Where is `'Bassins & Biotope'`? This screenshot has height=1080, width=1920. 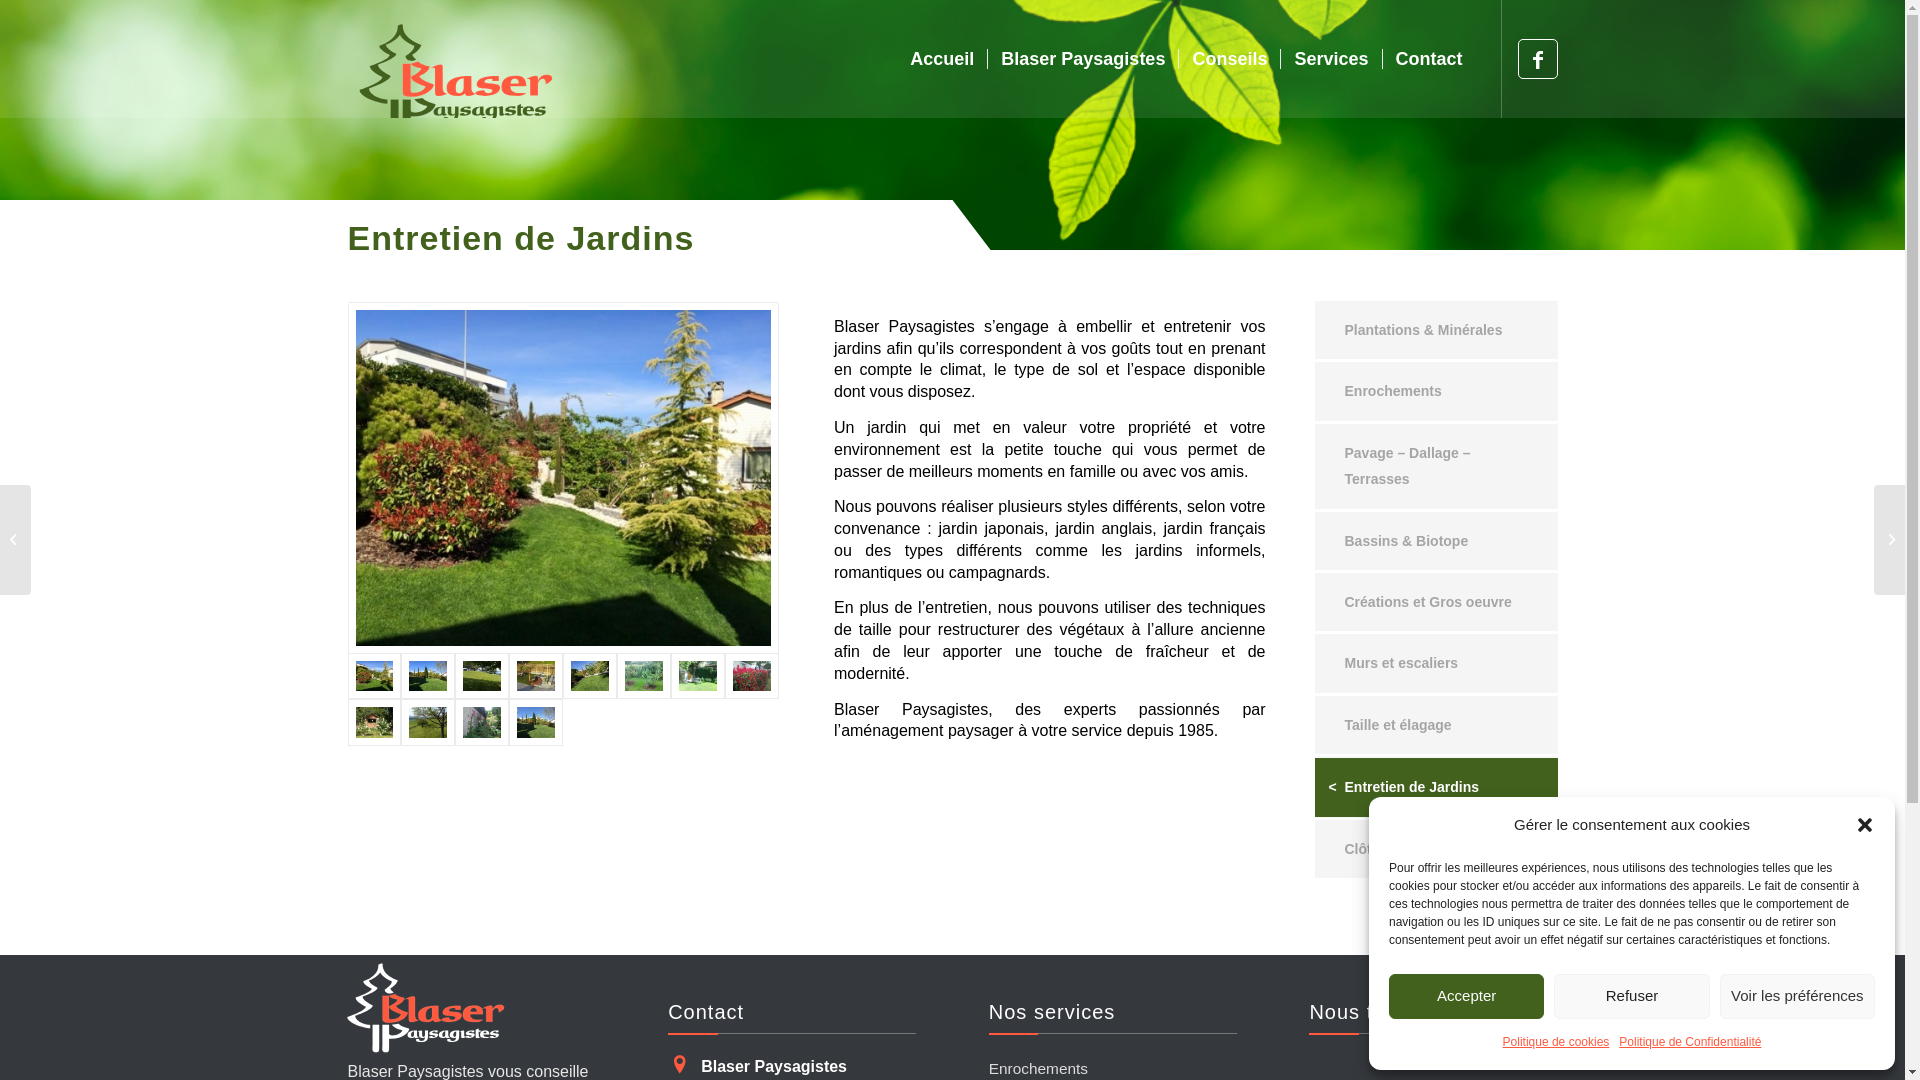
'Bassins & Biotope' is located at coordinates (1434, 540).